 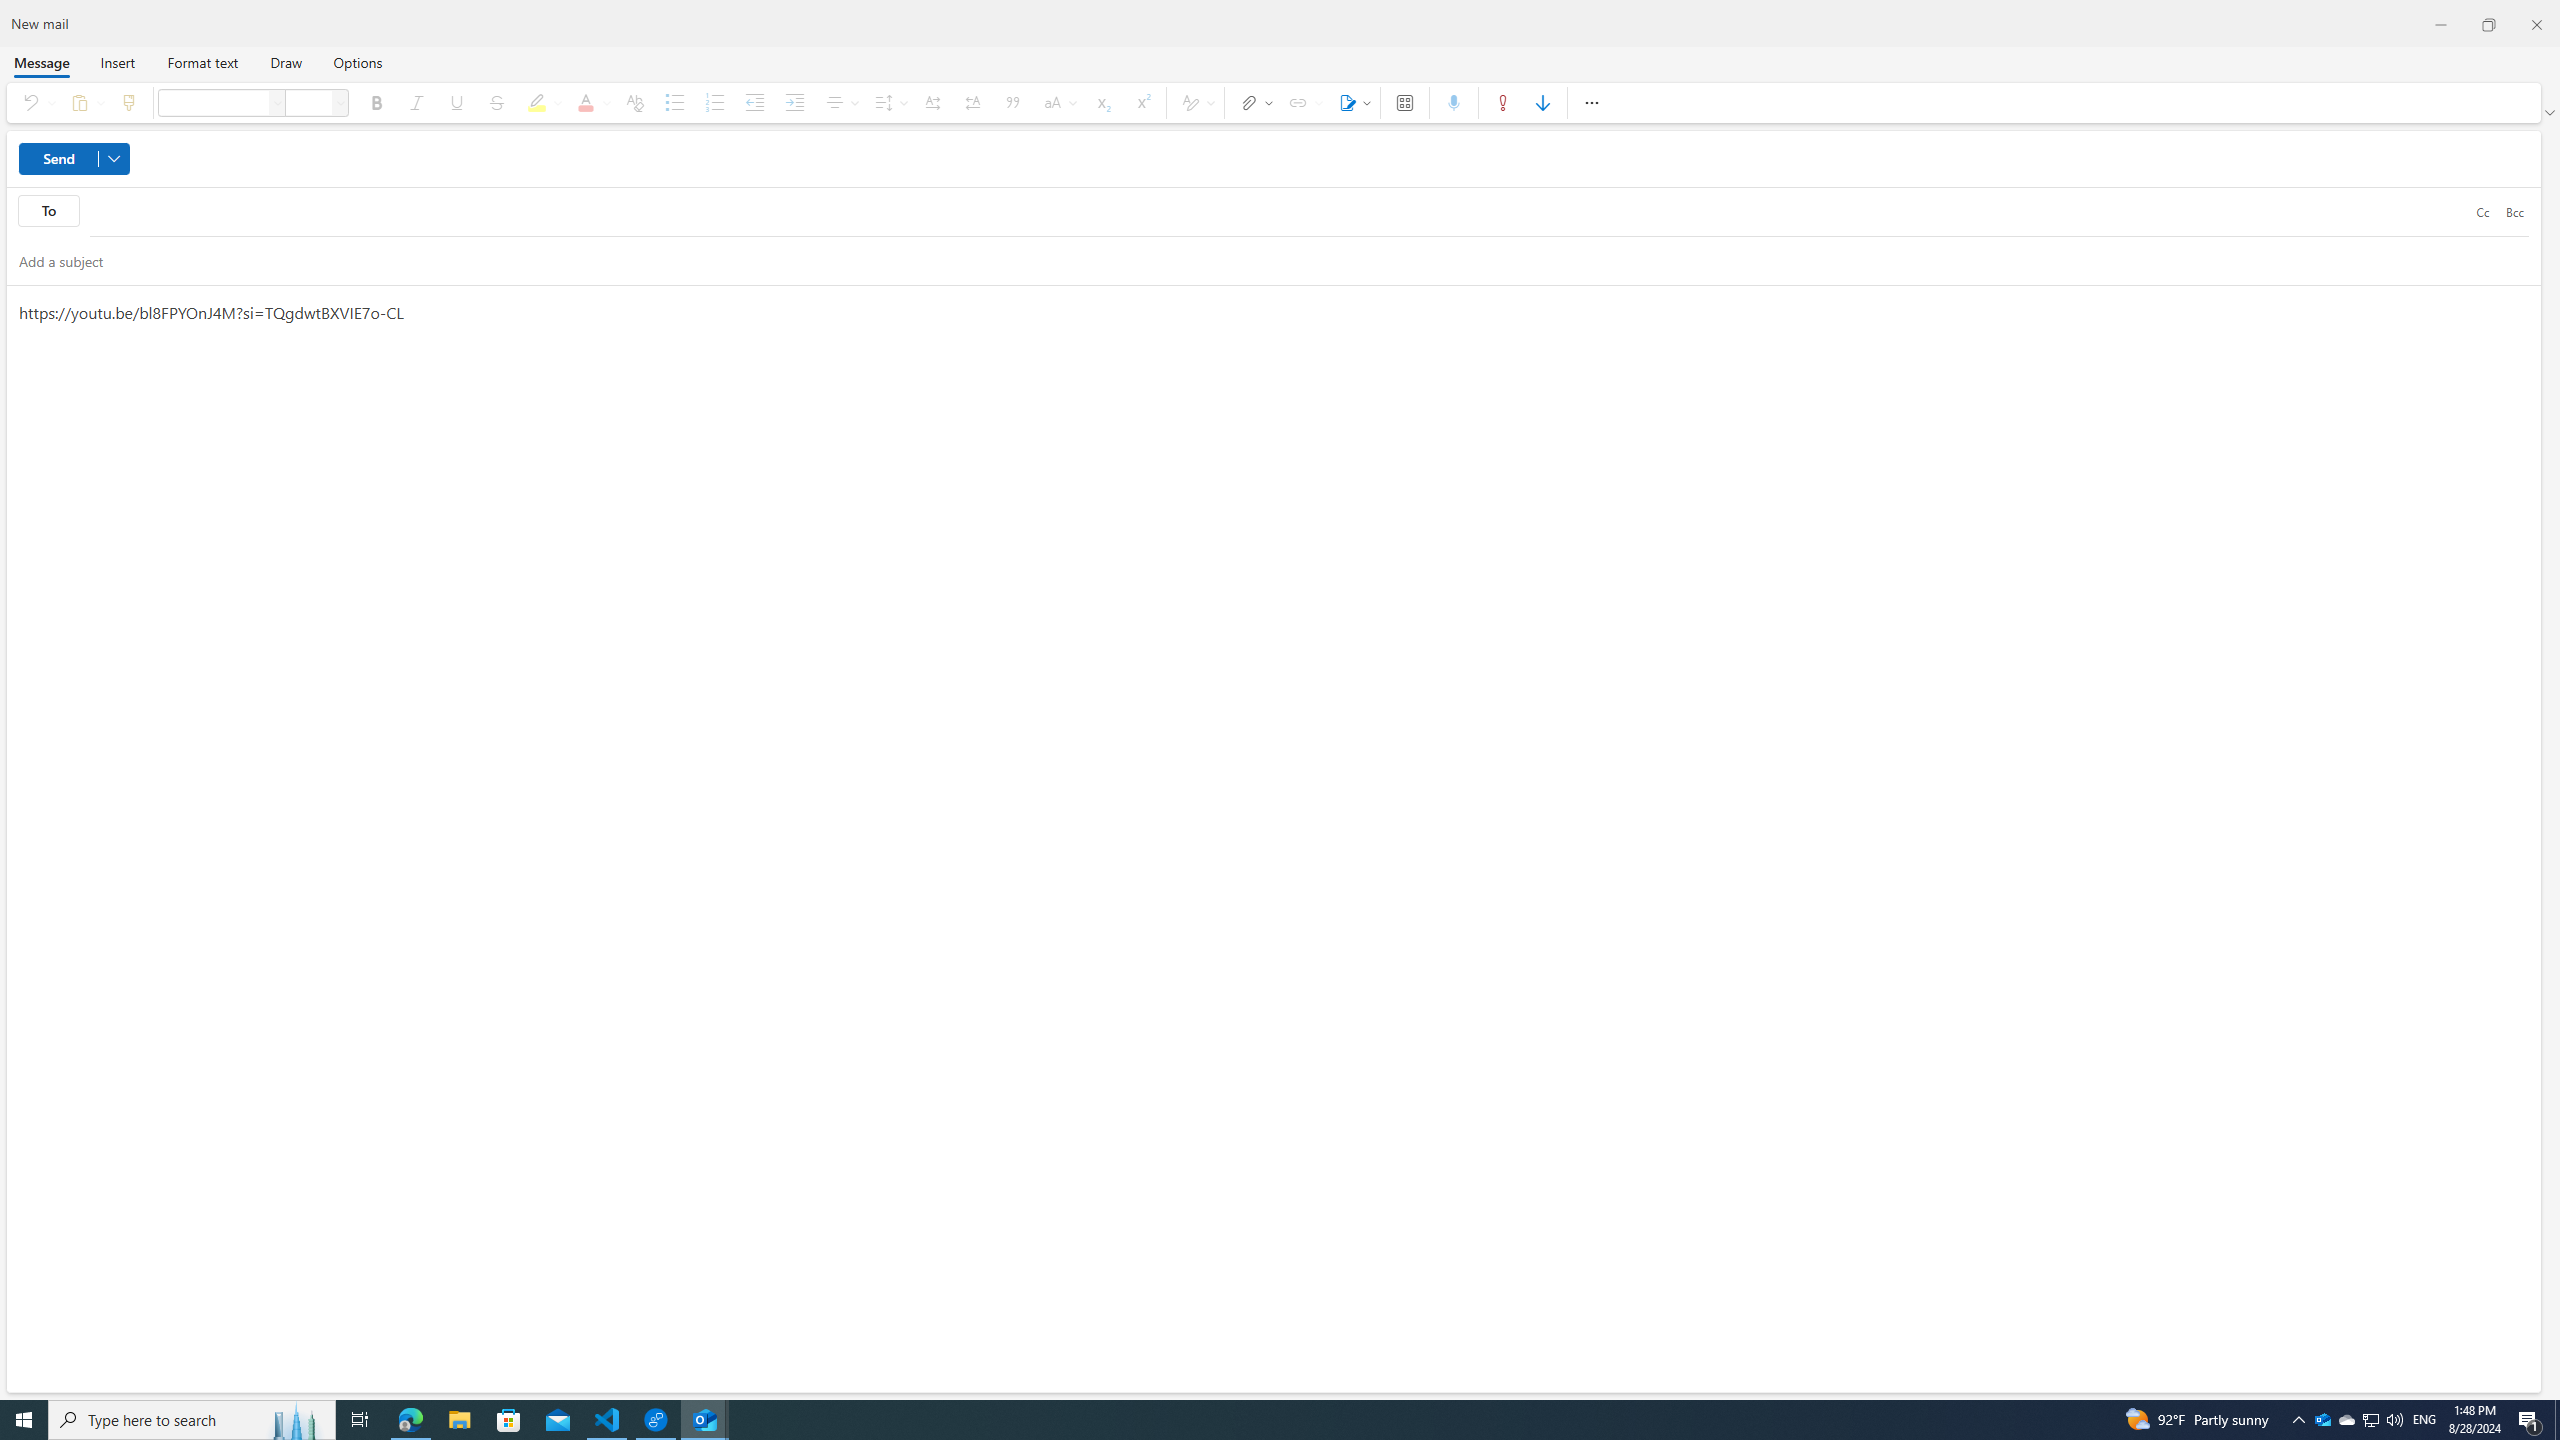 What do you see at coordinates (117, 61) in the screenshot?
I see `'Insert'` at bounding box center [117, 61].